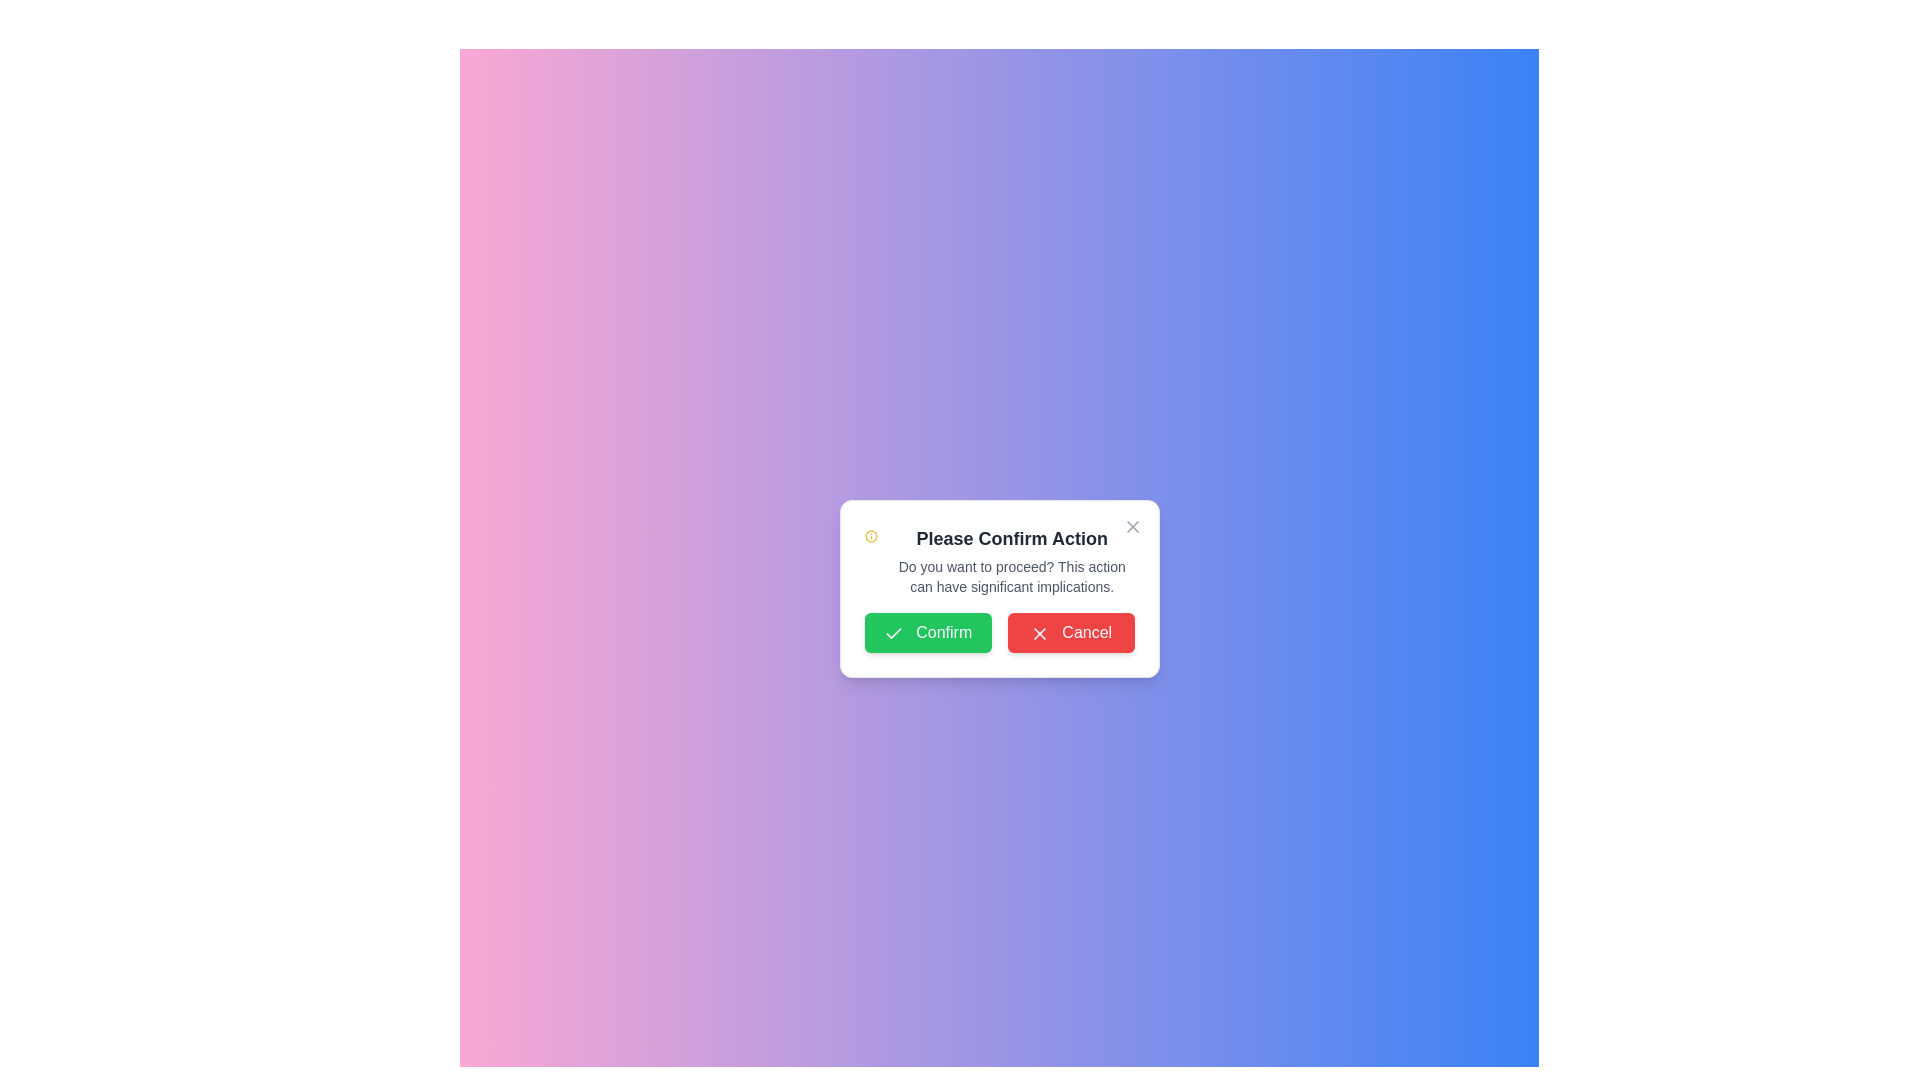  Describe the element at coordinates (892, 633) in the screenshot. I see `the Icon (SVG) indicating the purpose of the 'Confirm' button, which is located within the green 'Confirm' button at the bottom-left corner of the confirmation dialog box` at that location.